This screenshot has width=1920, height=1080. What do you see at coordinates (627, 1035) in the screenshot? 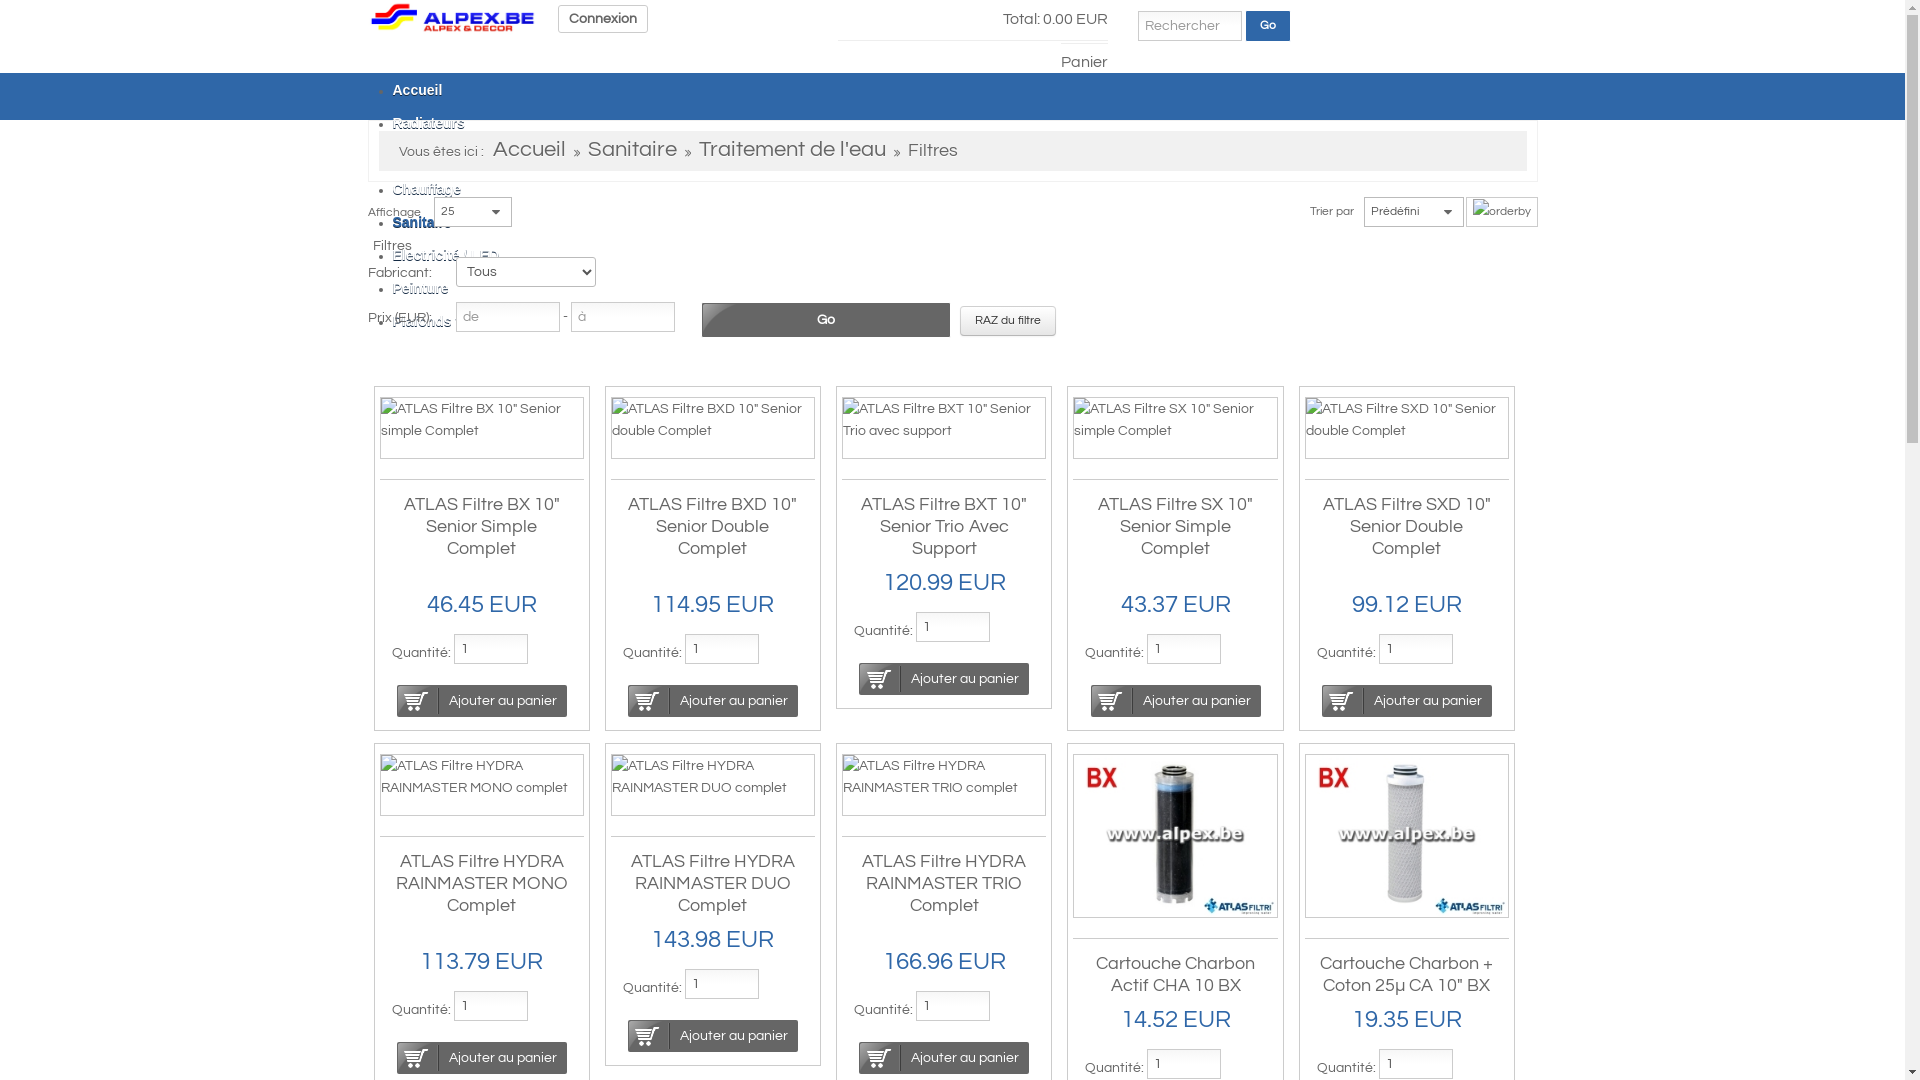
I see `'Ajouter au panier'` at bounding box center [627, 1035].